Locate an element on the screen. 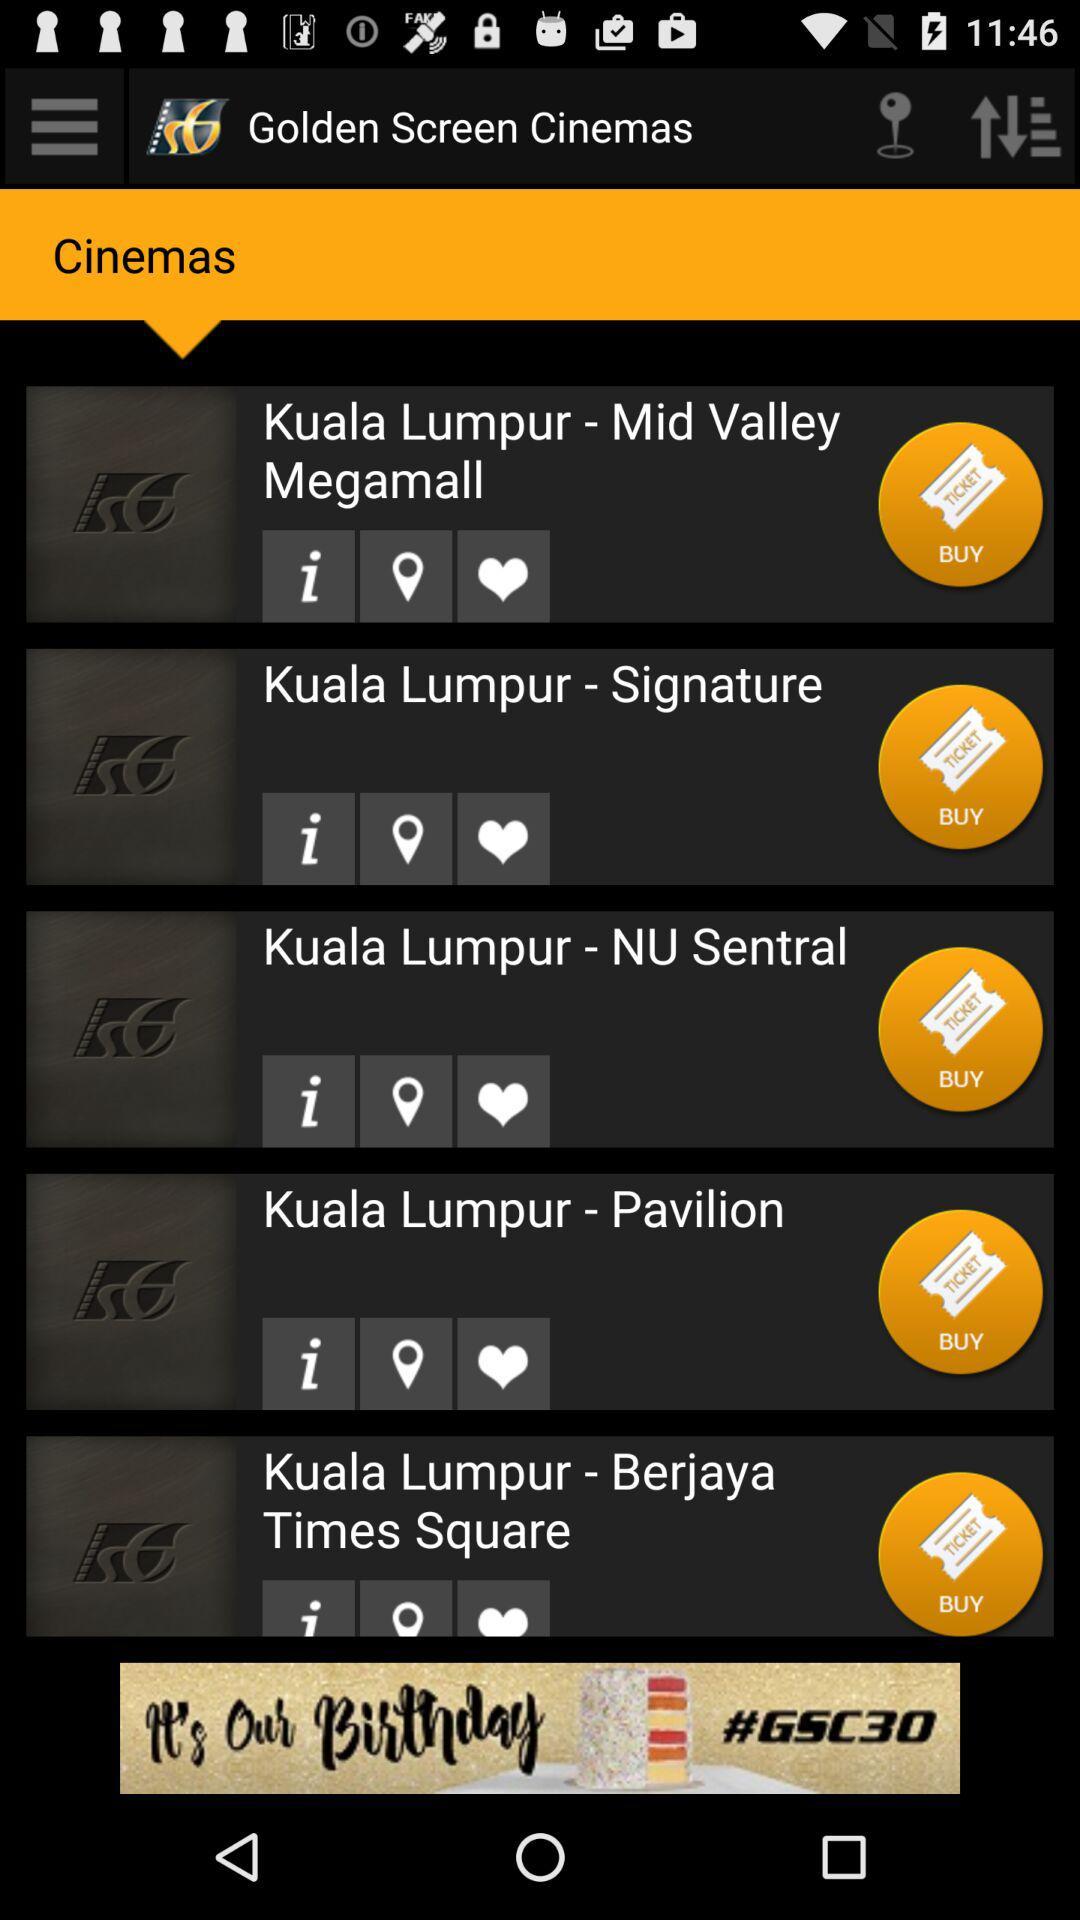 The width and height of the screenshot is (1080, 1920). like it is located at coordinates (502, 1608).